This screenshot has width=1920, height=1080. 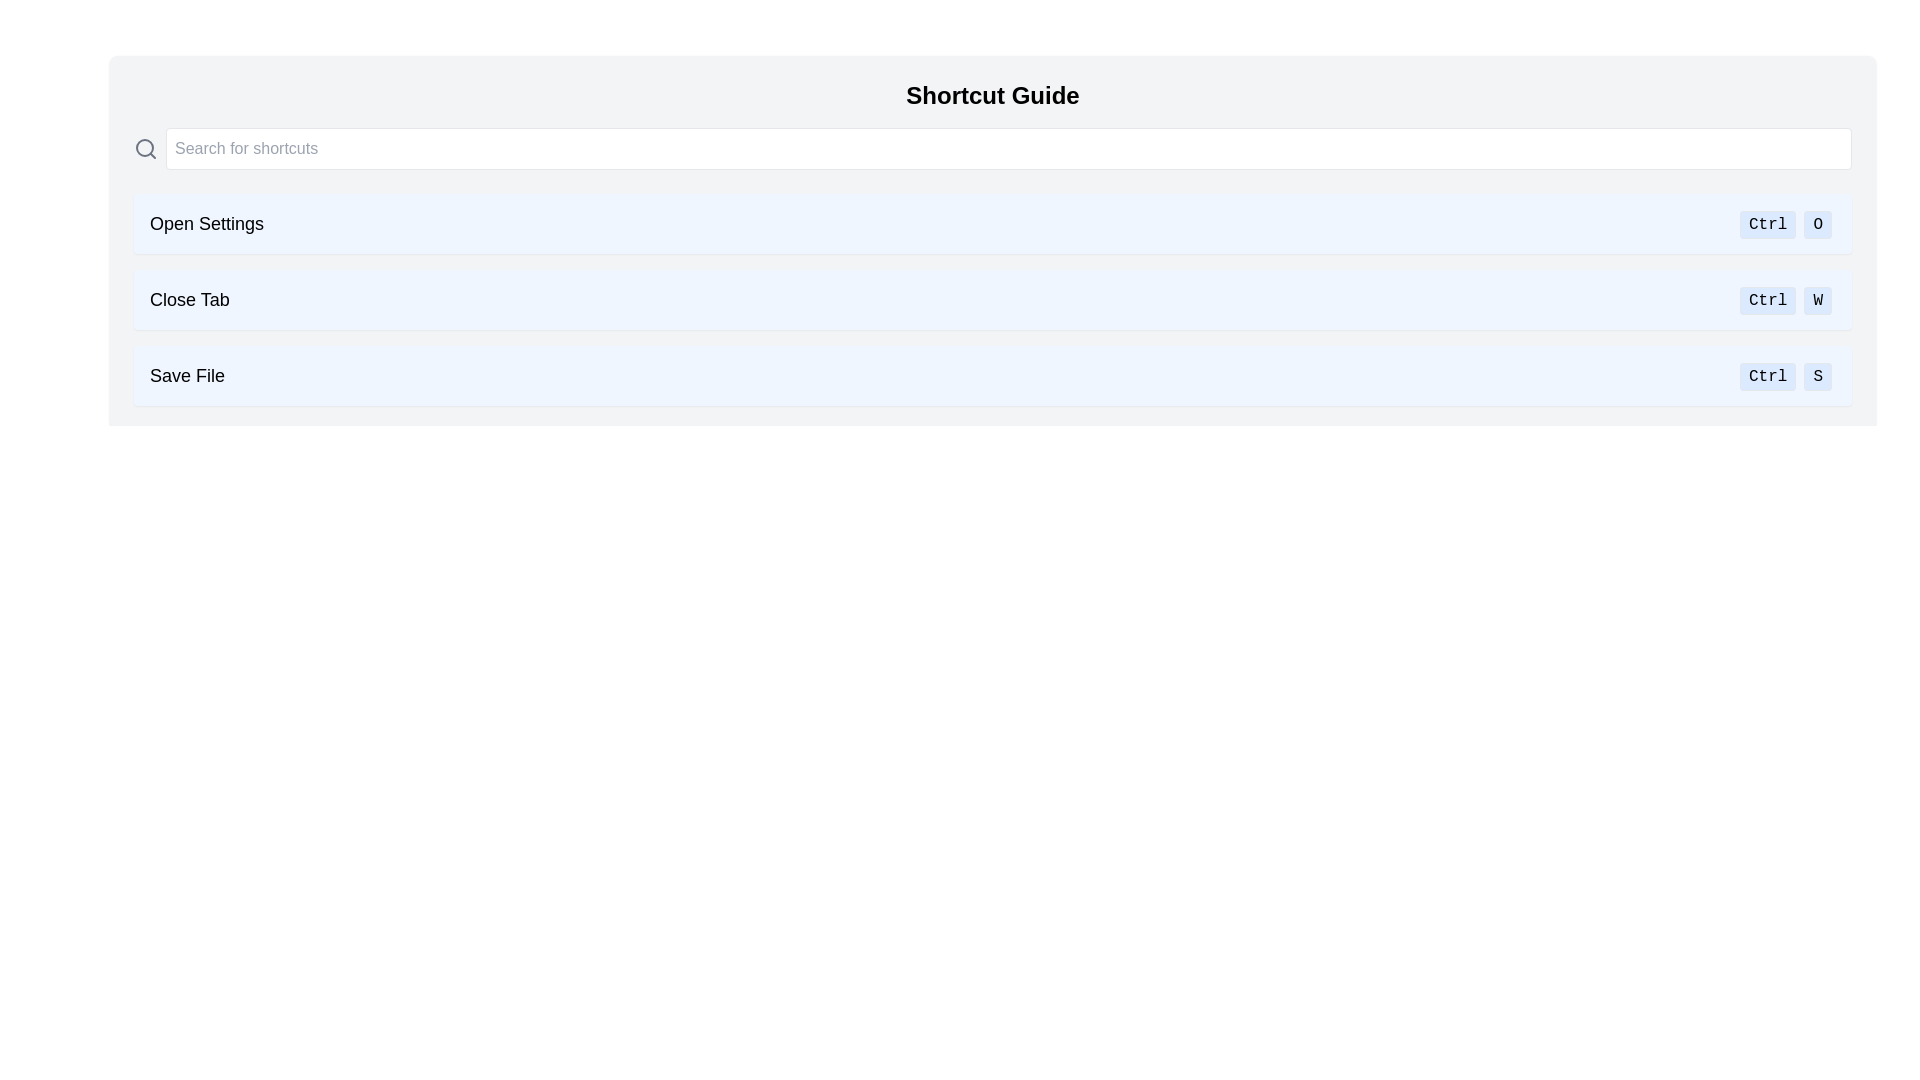 I want to click on the keyboard shortcut display for 'Save File' which indicates 'Ctrl + S', so click(x=1785, y=375).